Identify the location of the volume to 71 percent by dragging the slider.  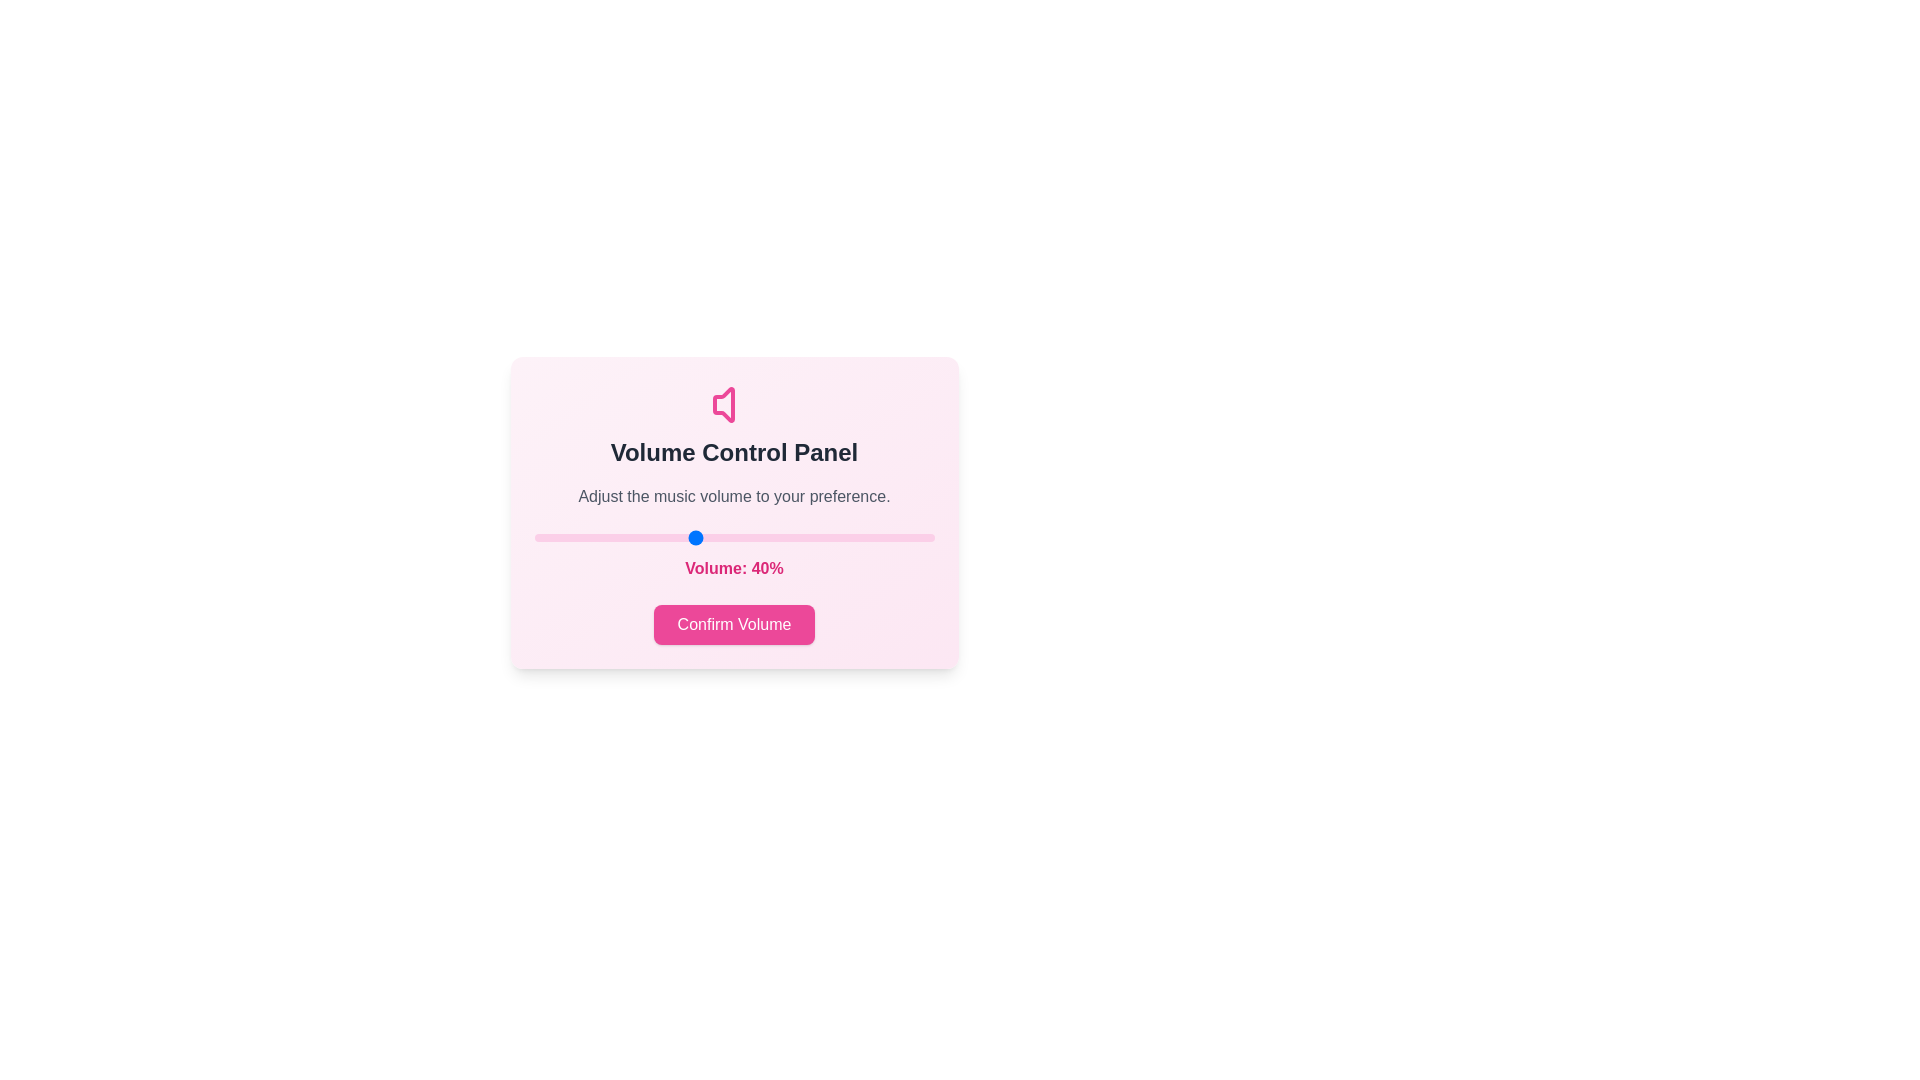
(818, 536).